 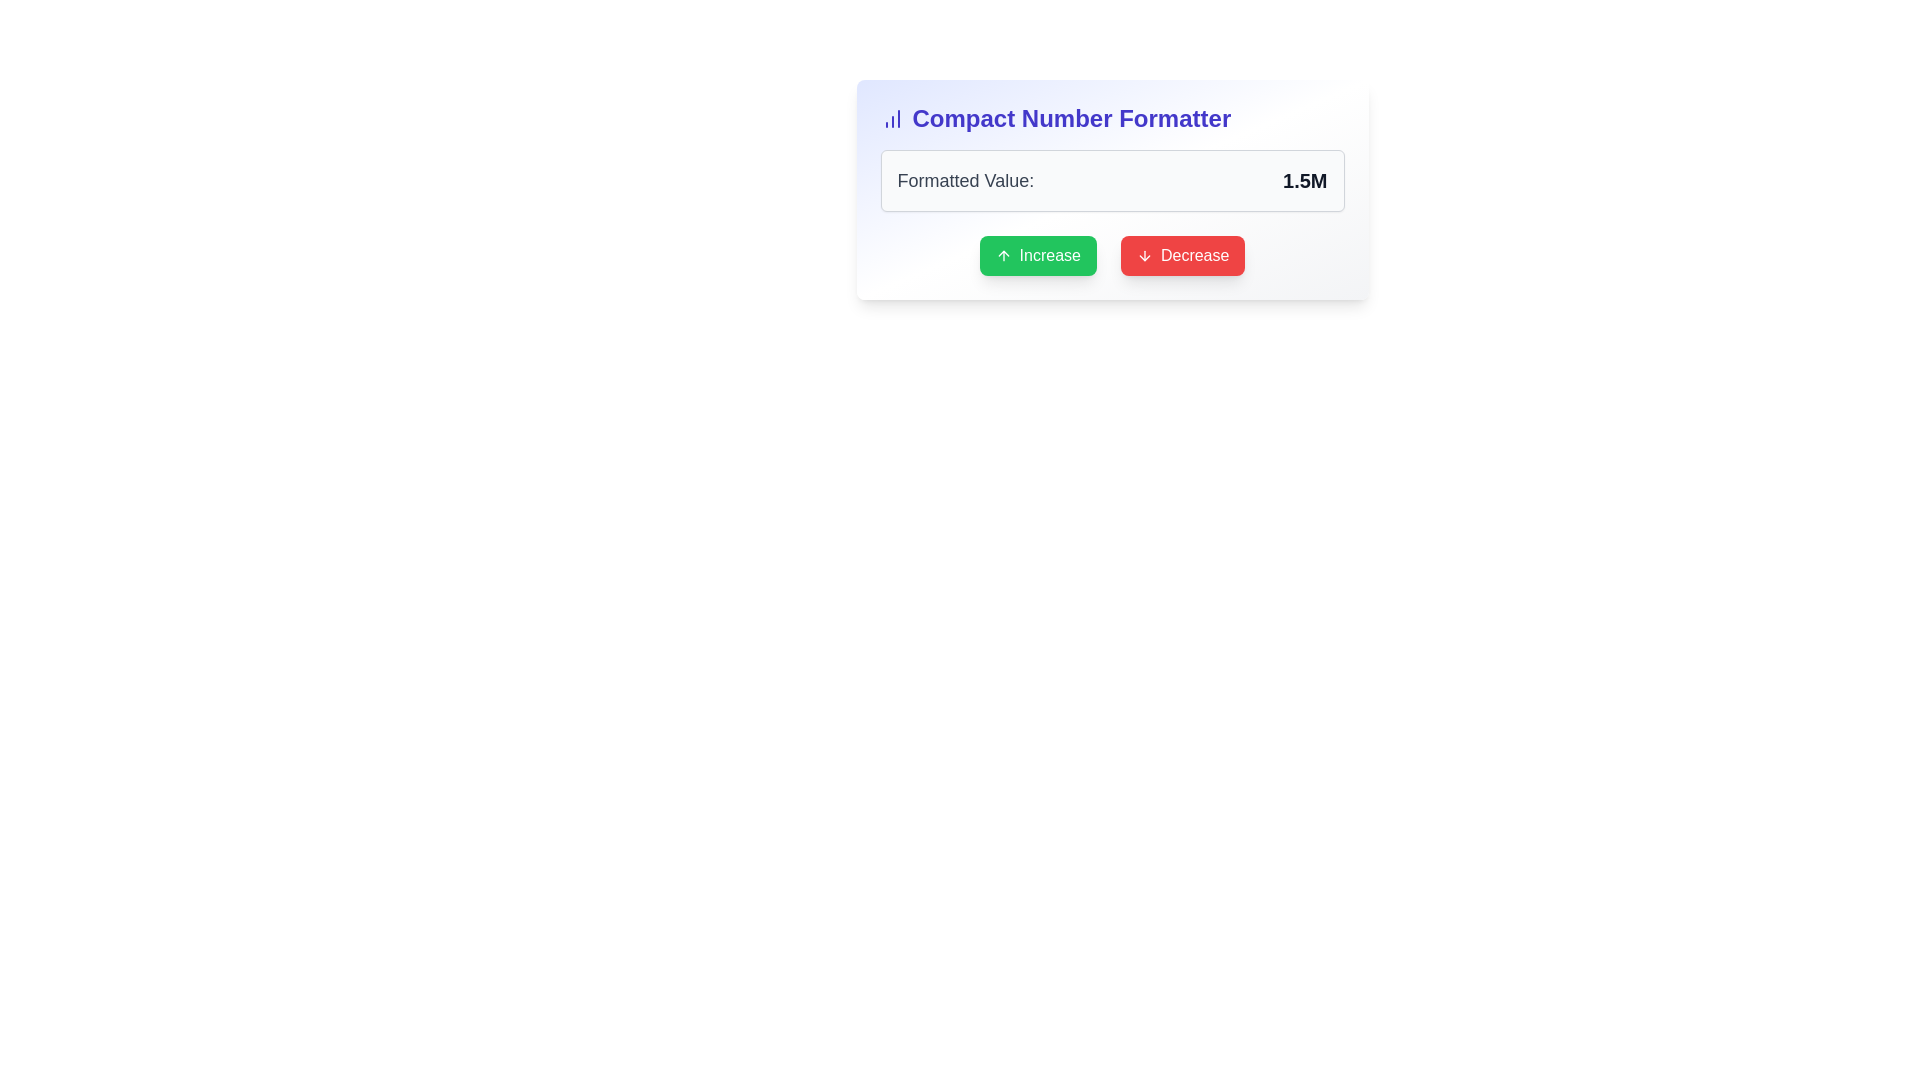 What do you see at coordinates (1183, 254) in the screenshot?
I see `the red 'Decrease' button with a downward arrow icon` at bounding box center [1183, 254].